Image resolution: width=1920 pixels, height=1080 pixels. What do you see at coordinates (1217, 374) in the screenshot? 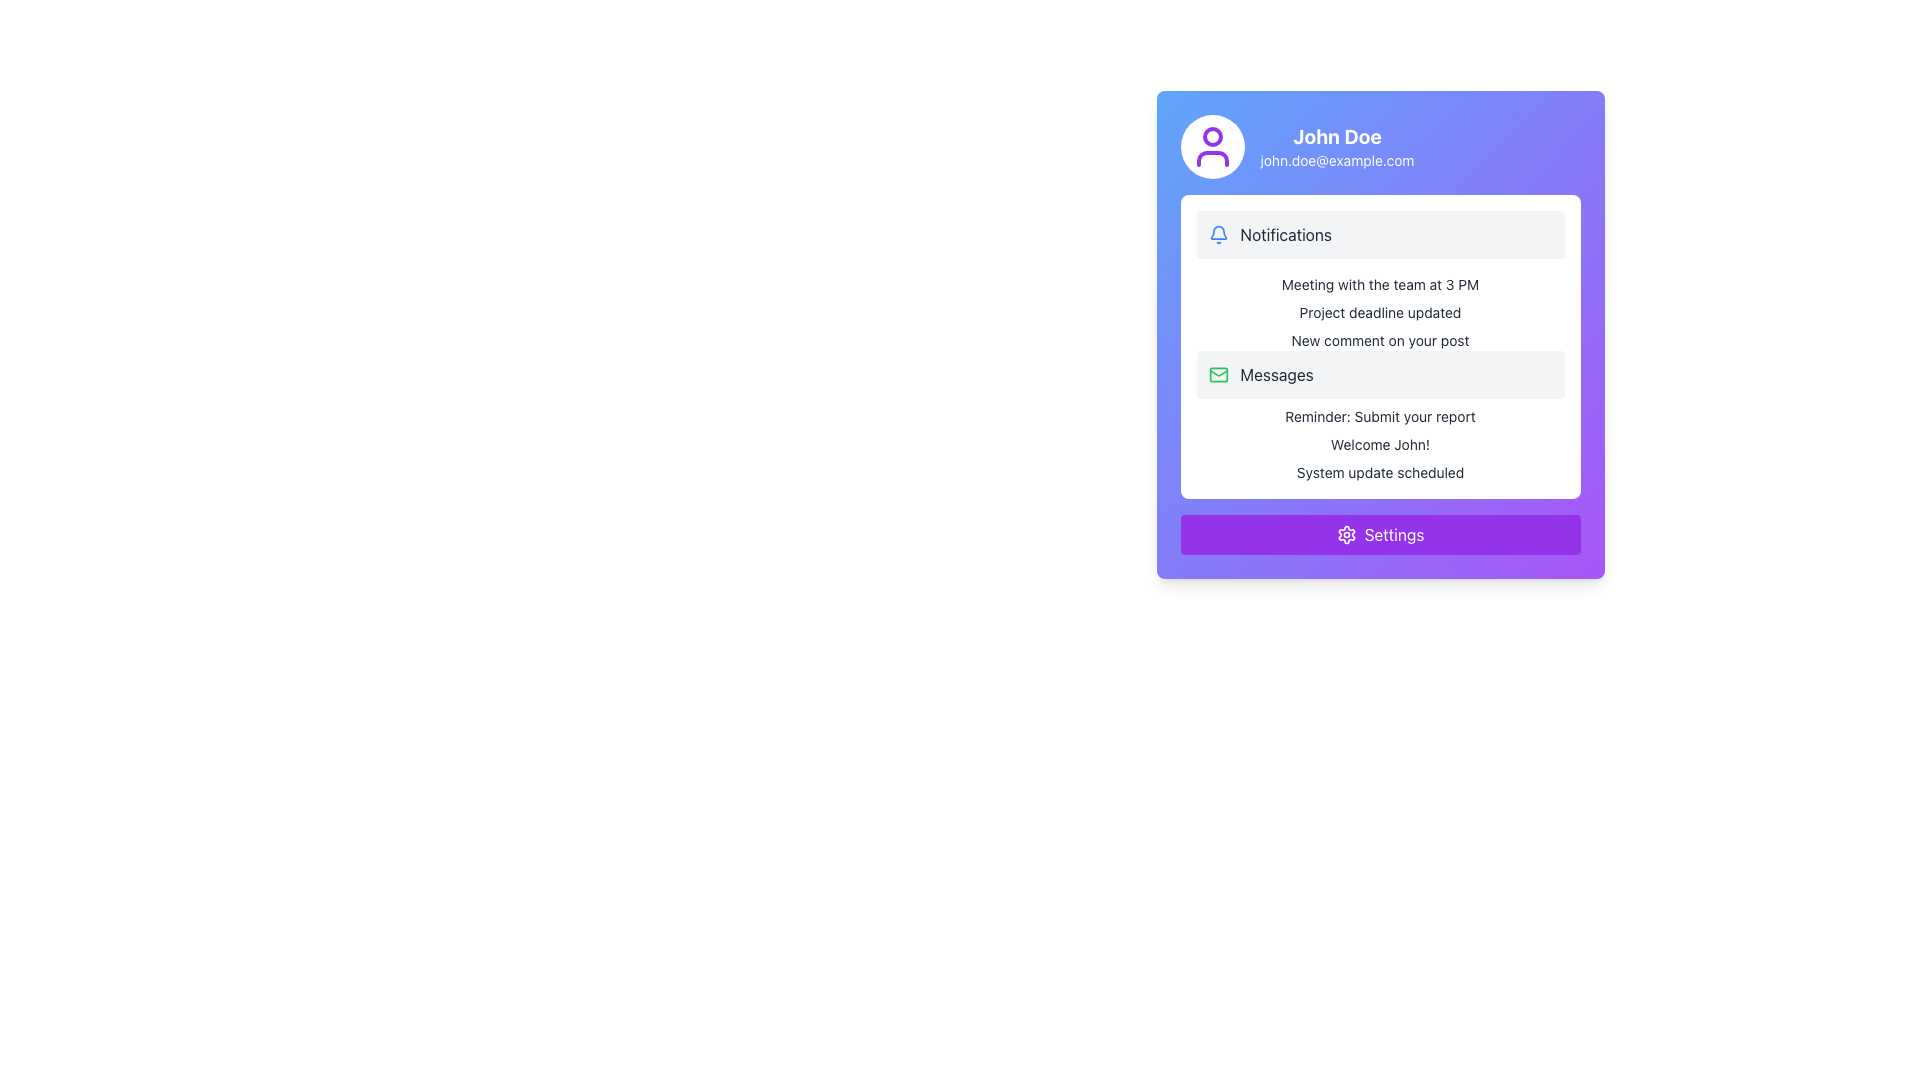
I see `the 'Messages' graphical icon, which is a part of the categorized notifications section, located below the bell icon in the vertical list` at bounding box center [1217, 374].